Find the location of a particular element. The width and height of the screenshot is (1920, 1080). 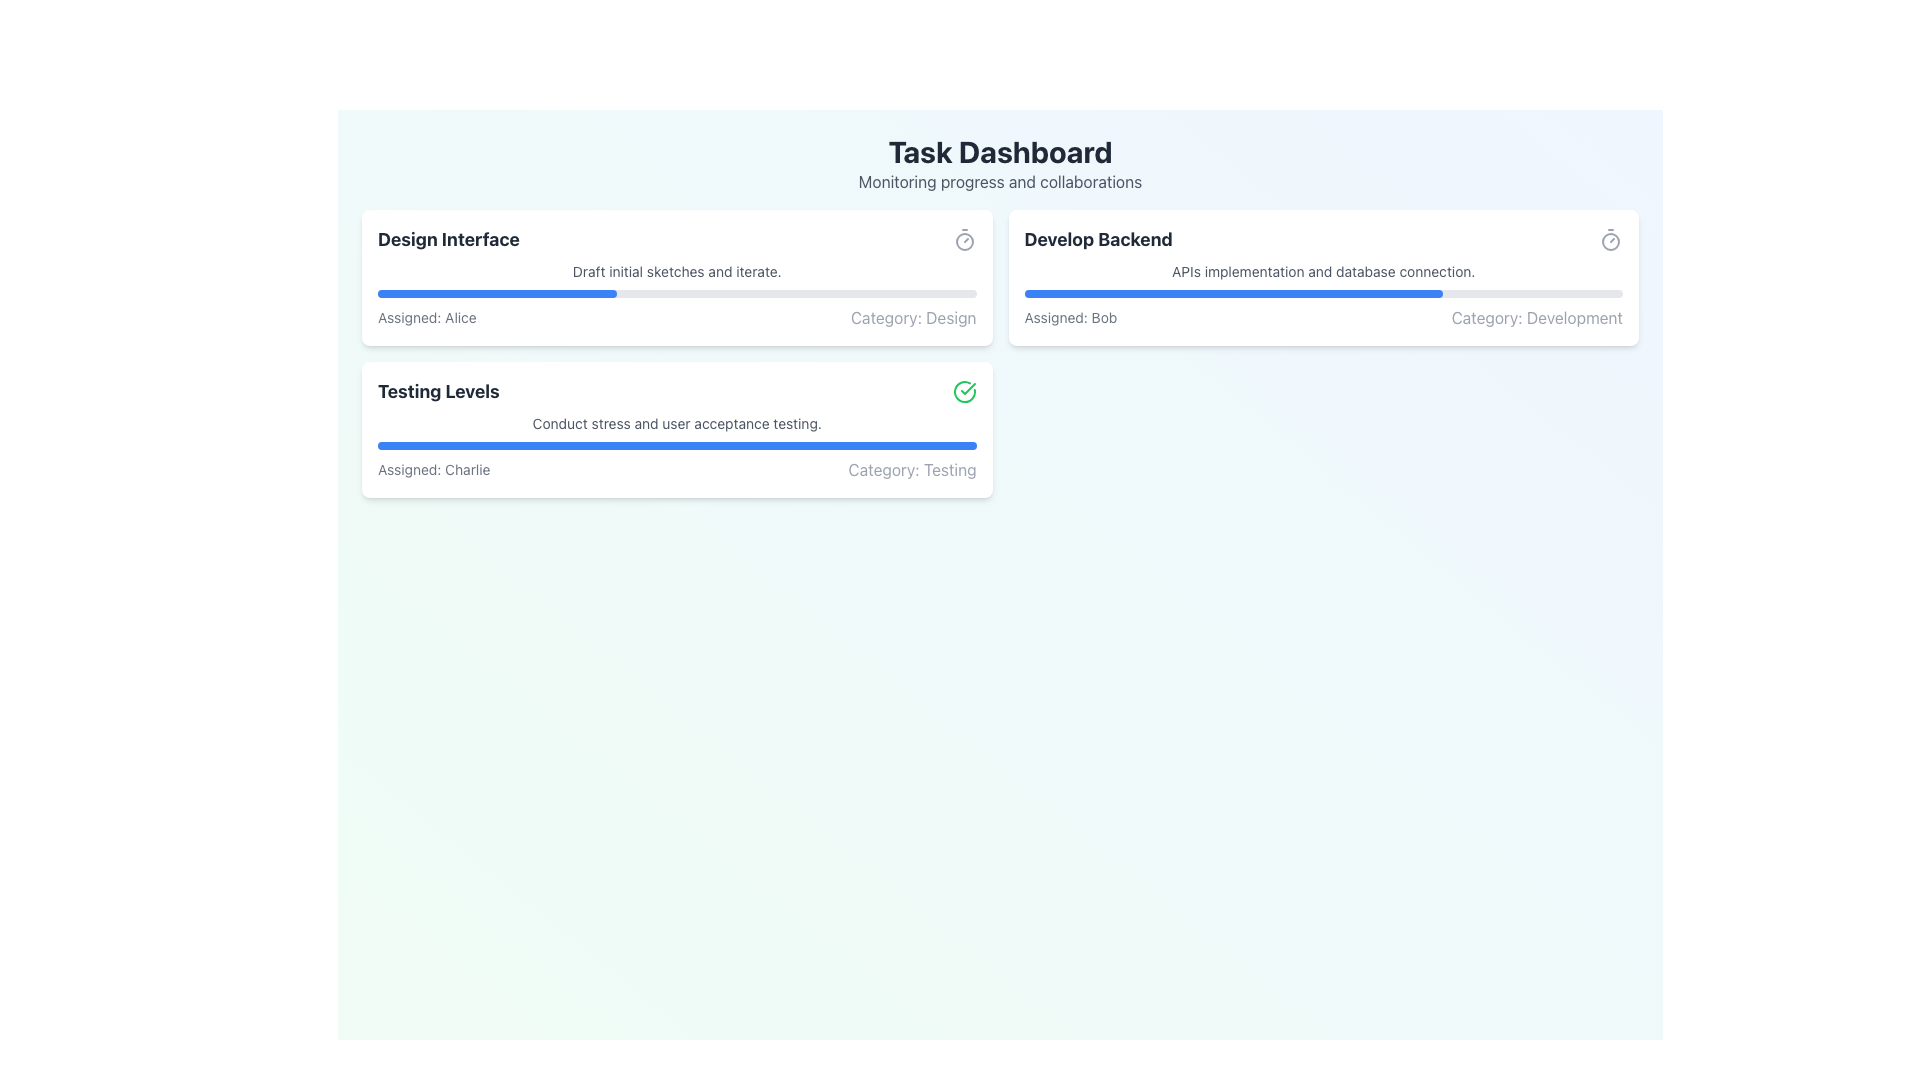

the Text Label that displays the task category on the 'Testing Levels' task card in the bottom-right section of the dashboard is located at coordinates (911, 470).